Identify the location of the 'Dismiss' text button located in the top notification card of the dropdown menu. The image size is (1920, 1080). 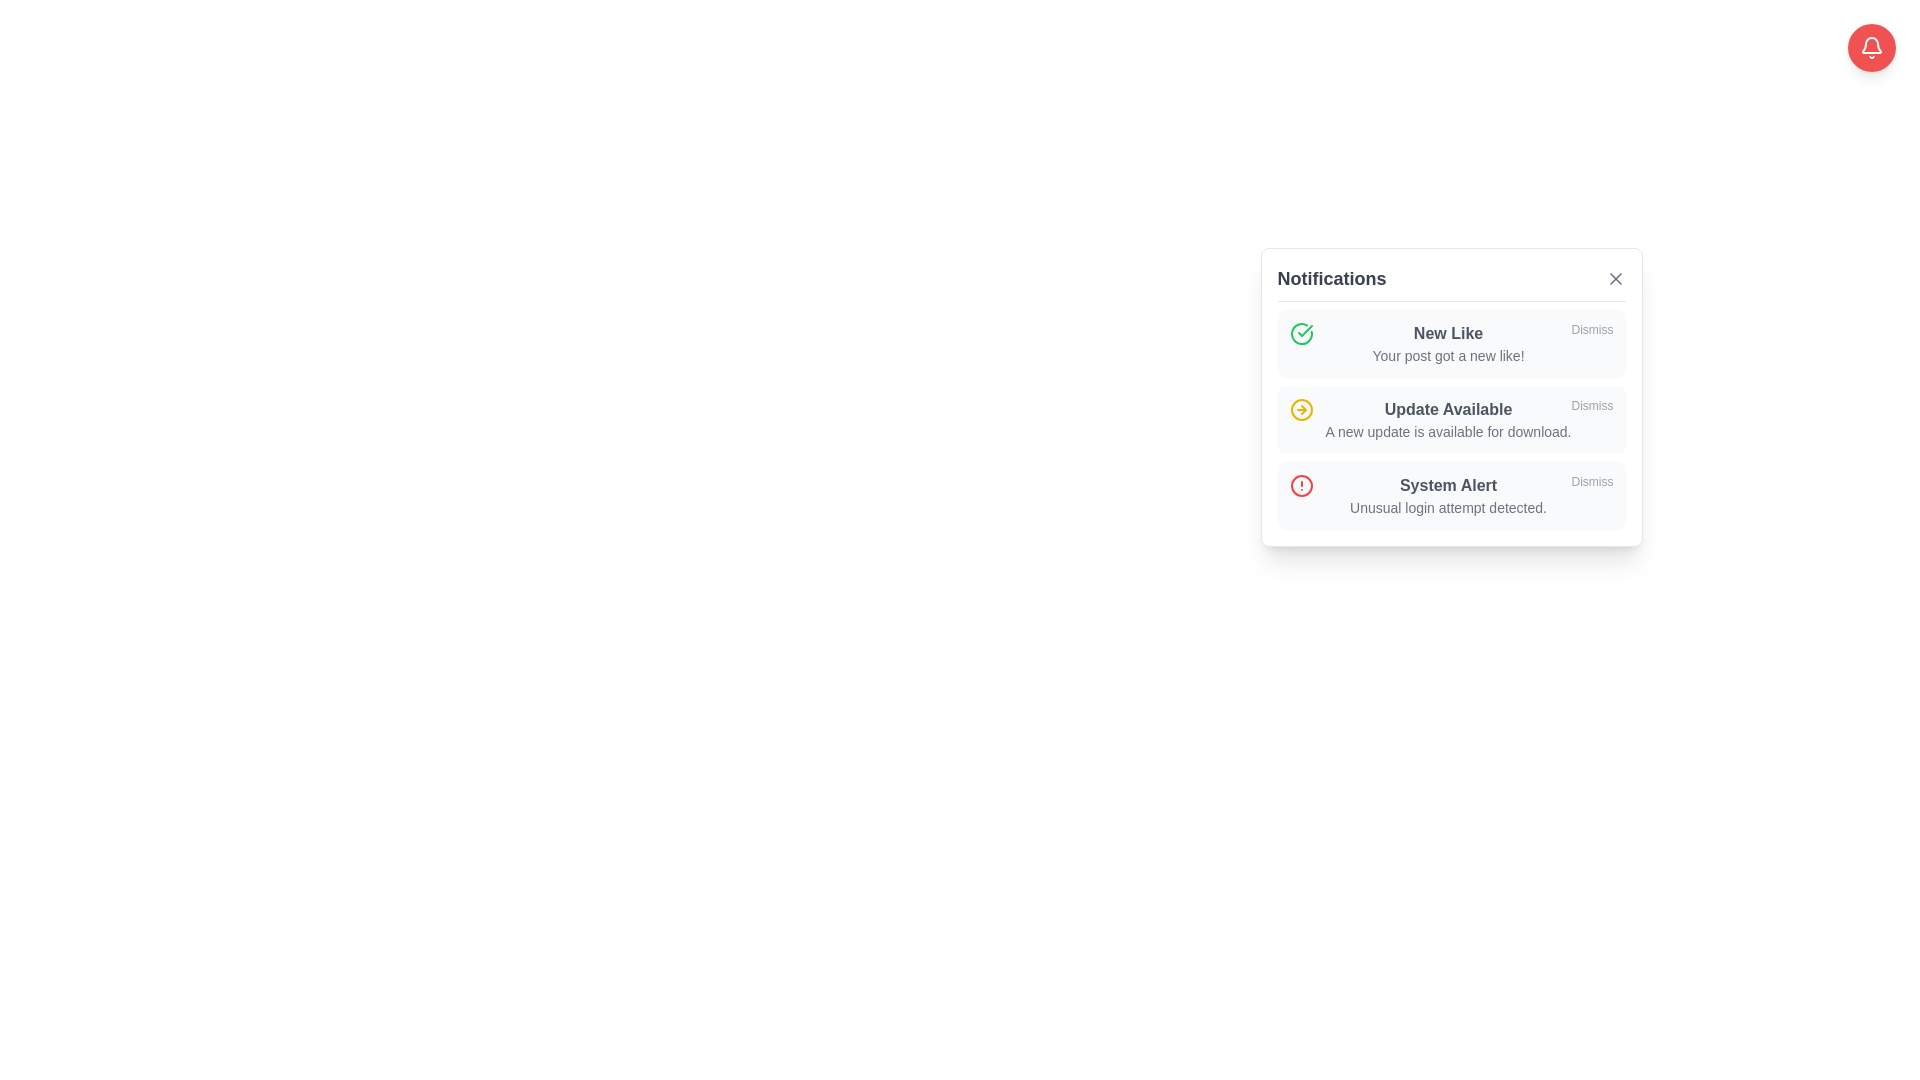
(1591, 329).